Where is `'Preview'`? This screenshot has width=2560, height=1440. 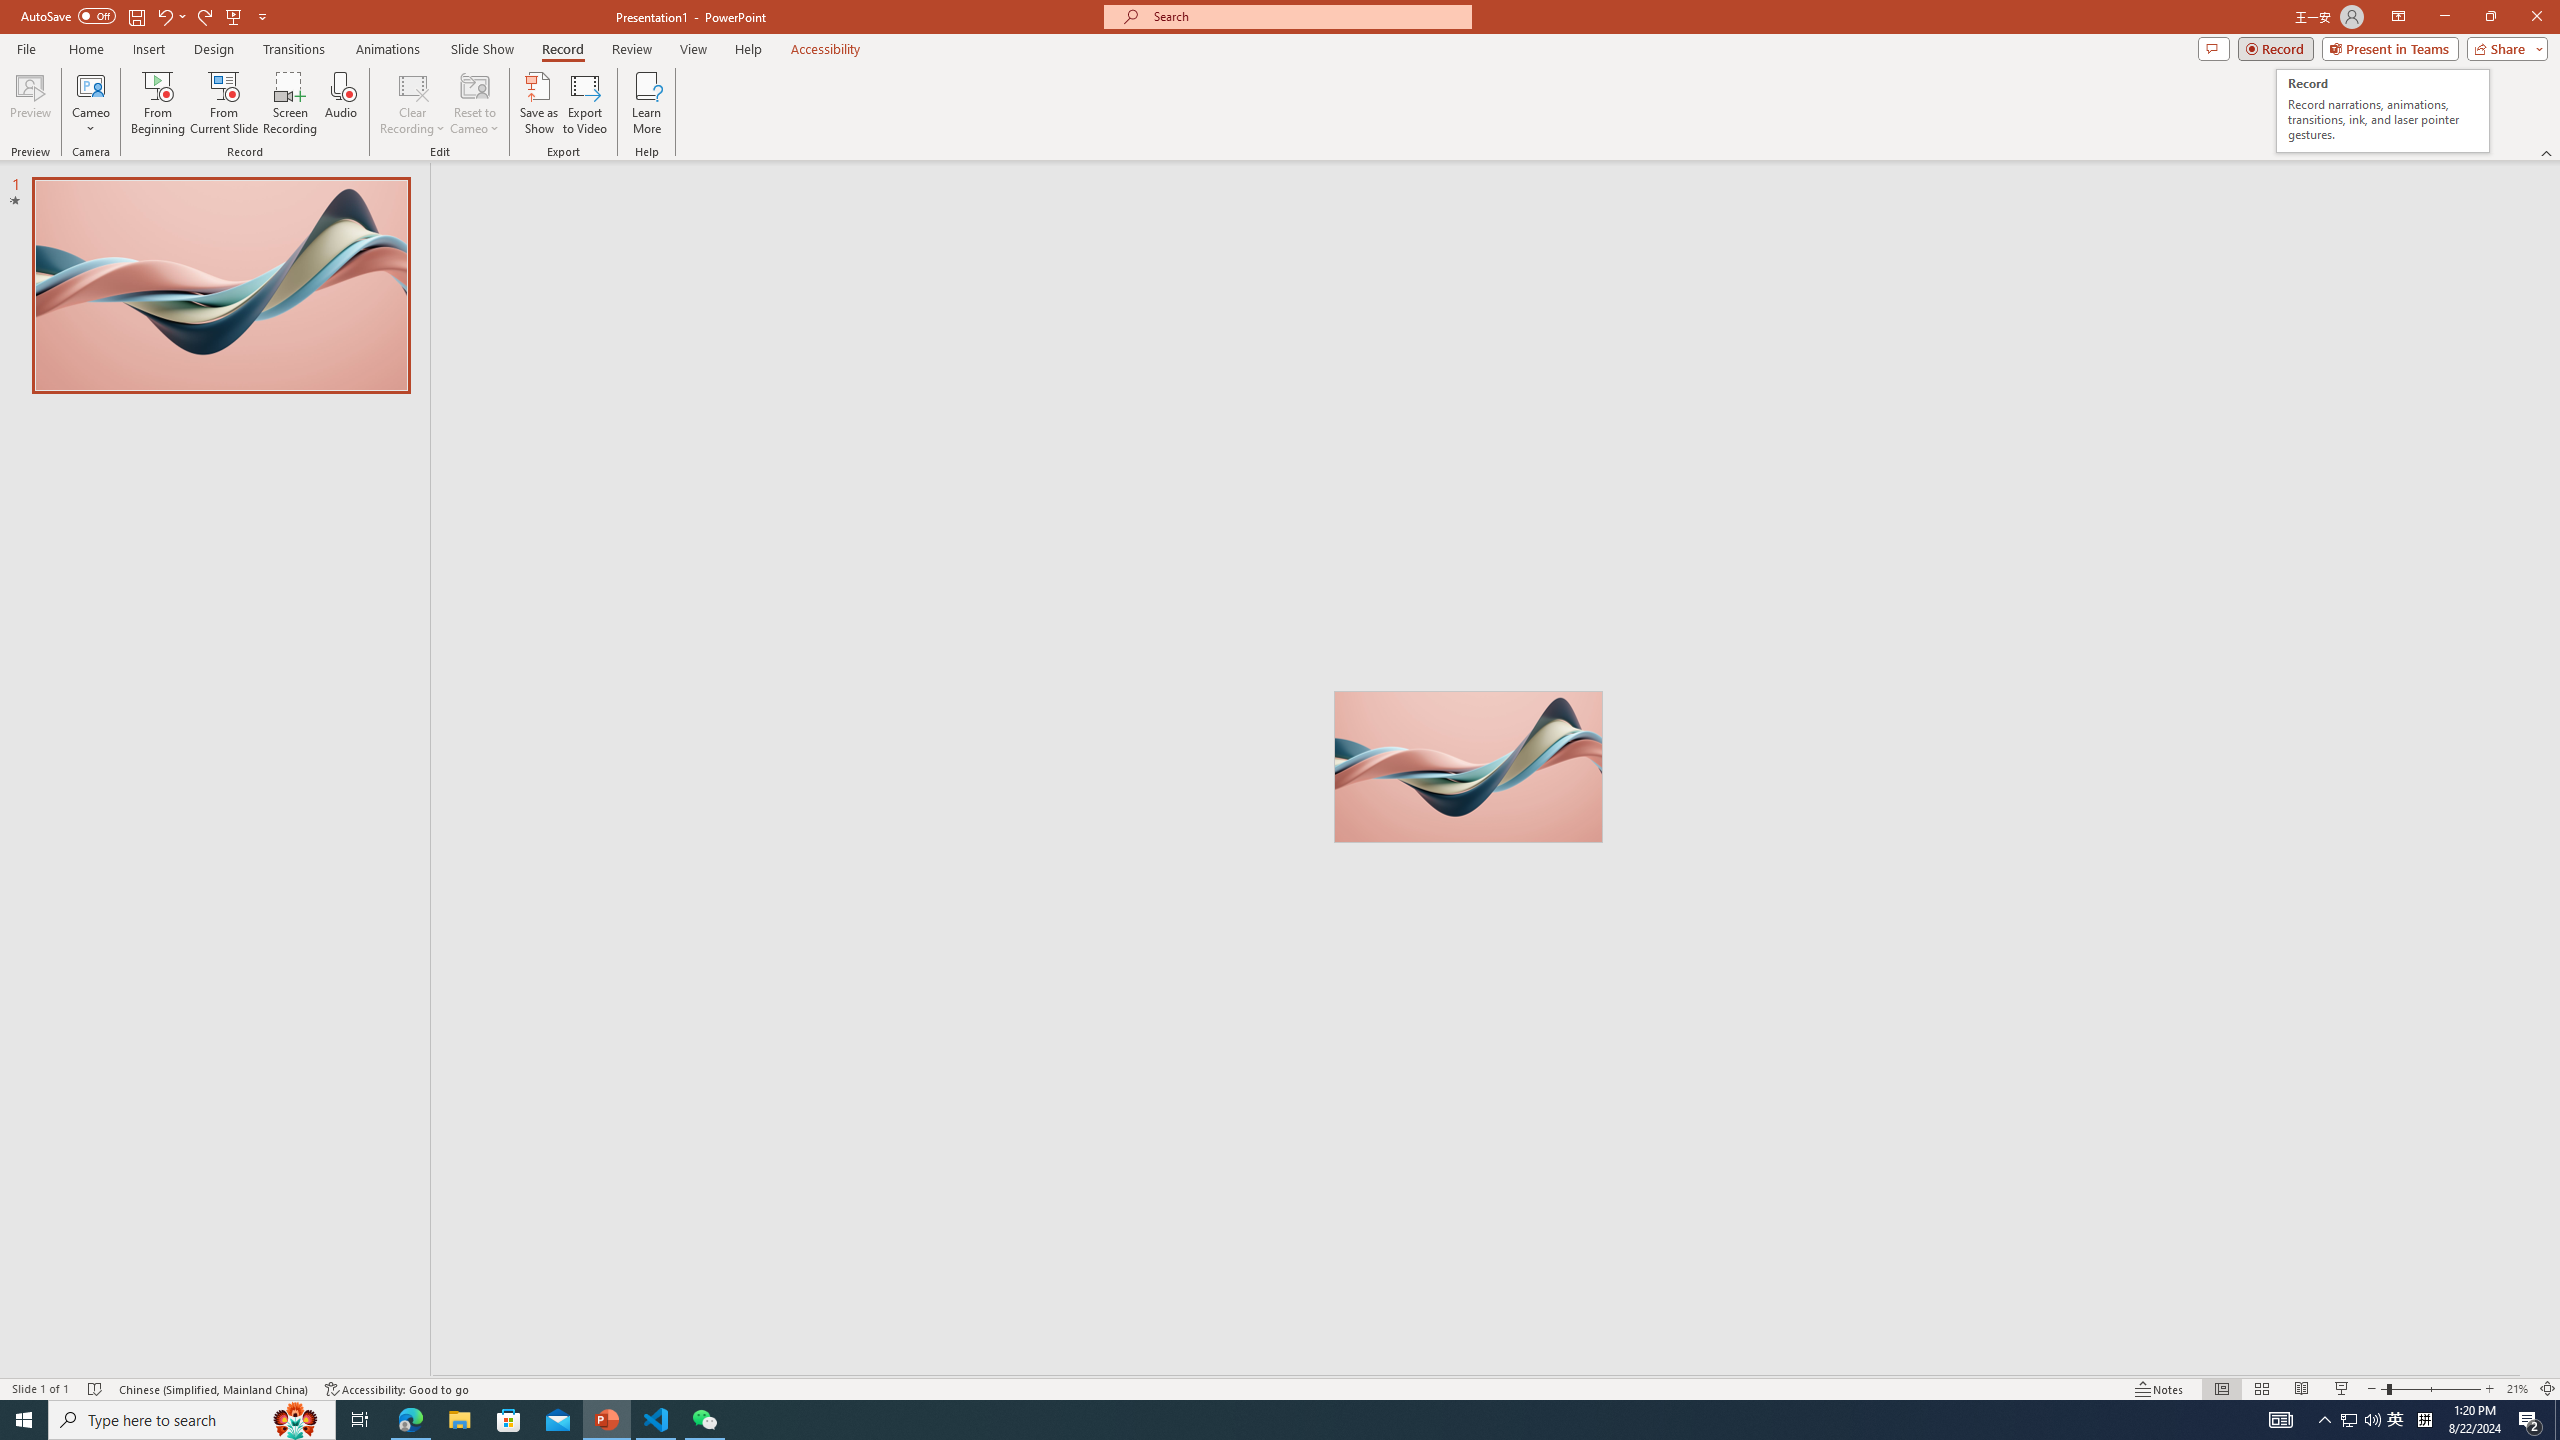
'Preview' is located at coordinates (29, 103).